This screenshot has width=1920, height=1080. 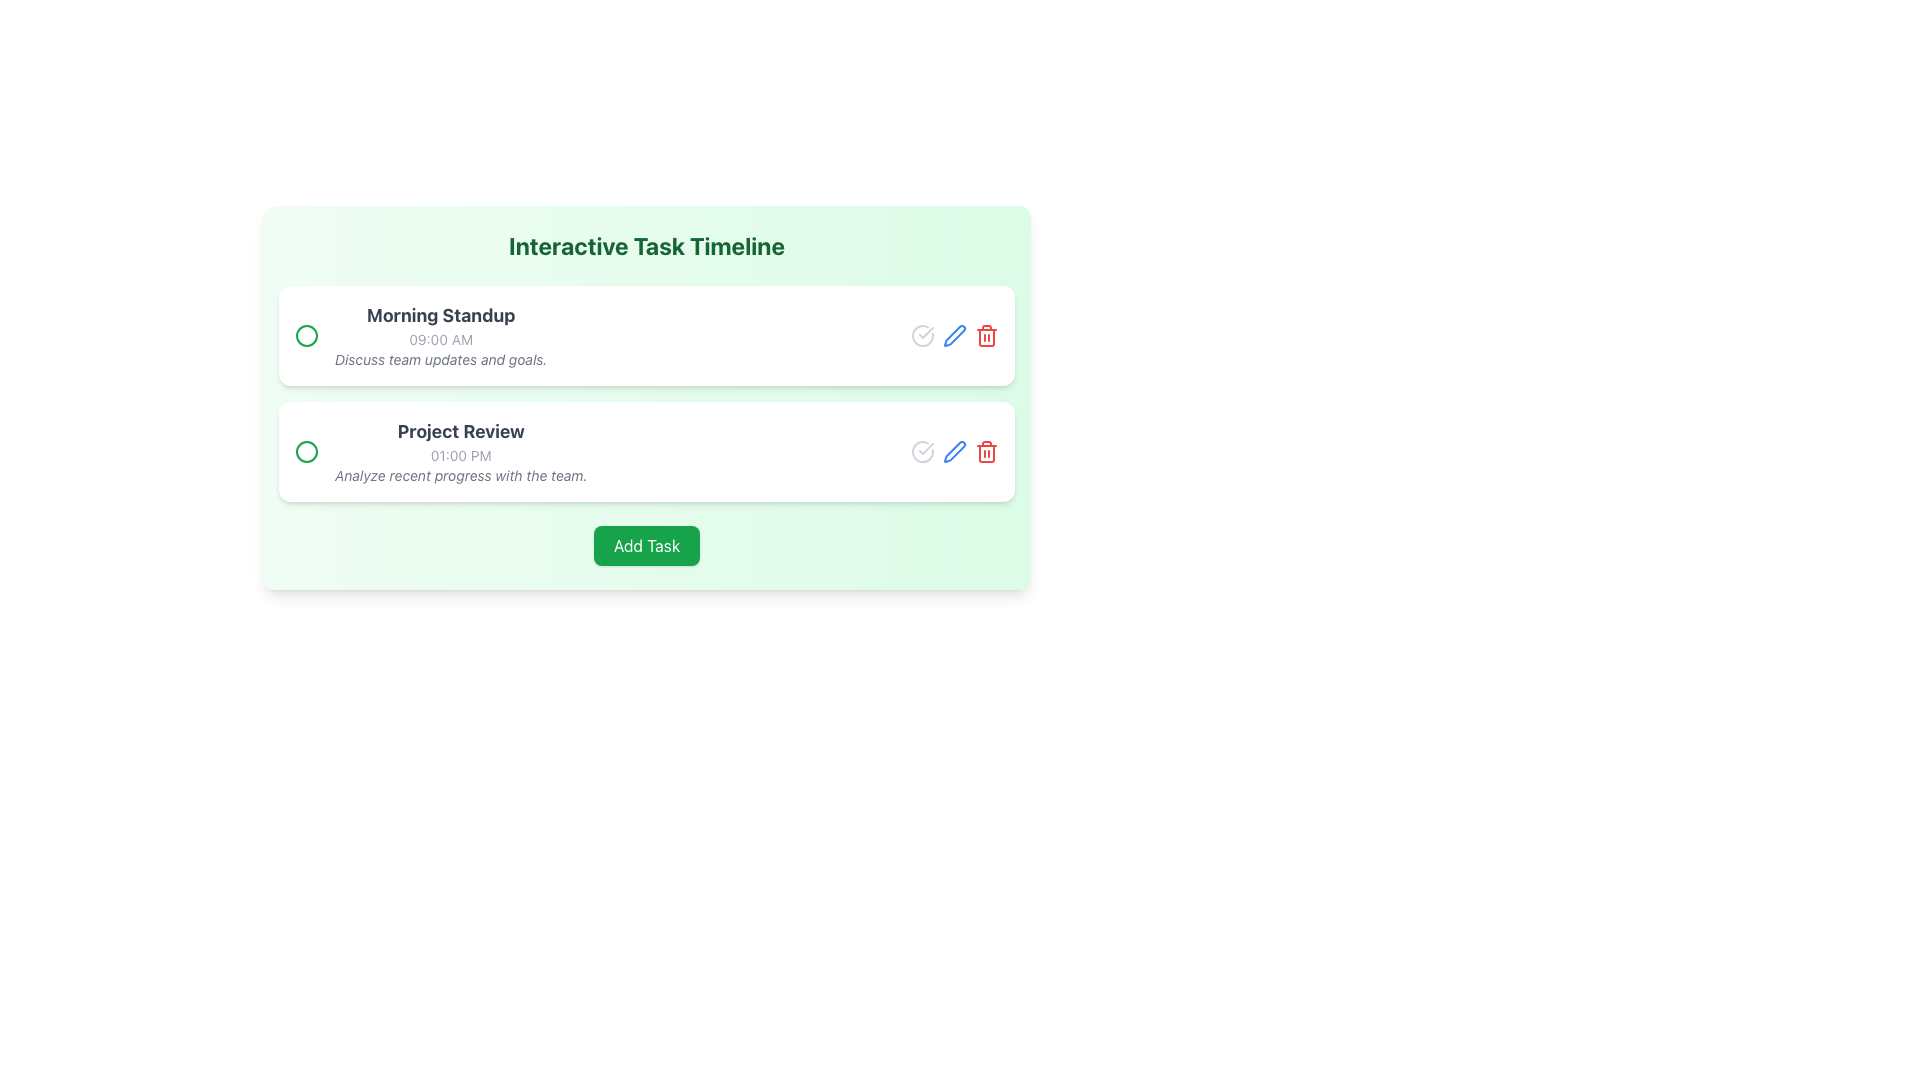 What do you see at coordinates (647, 546) in the screenshot?
I see `the green rectangular 'Add Task' button located at the bottom of the 'Interactive Task Timeline' section` at bounding box center [647, 546].